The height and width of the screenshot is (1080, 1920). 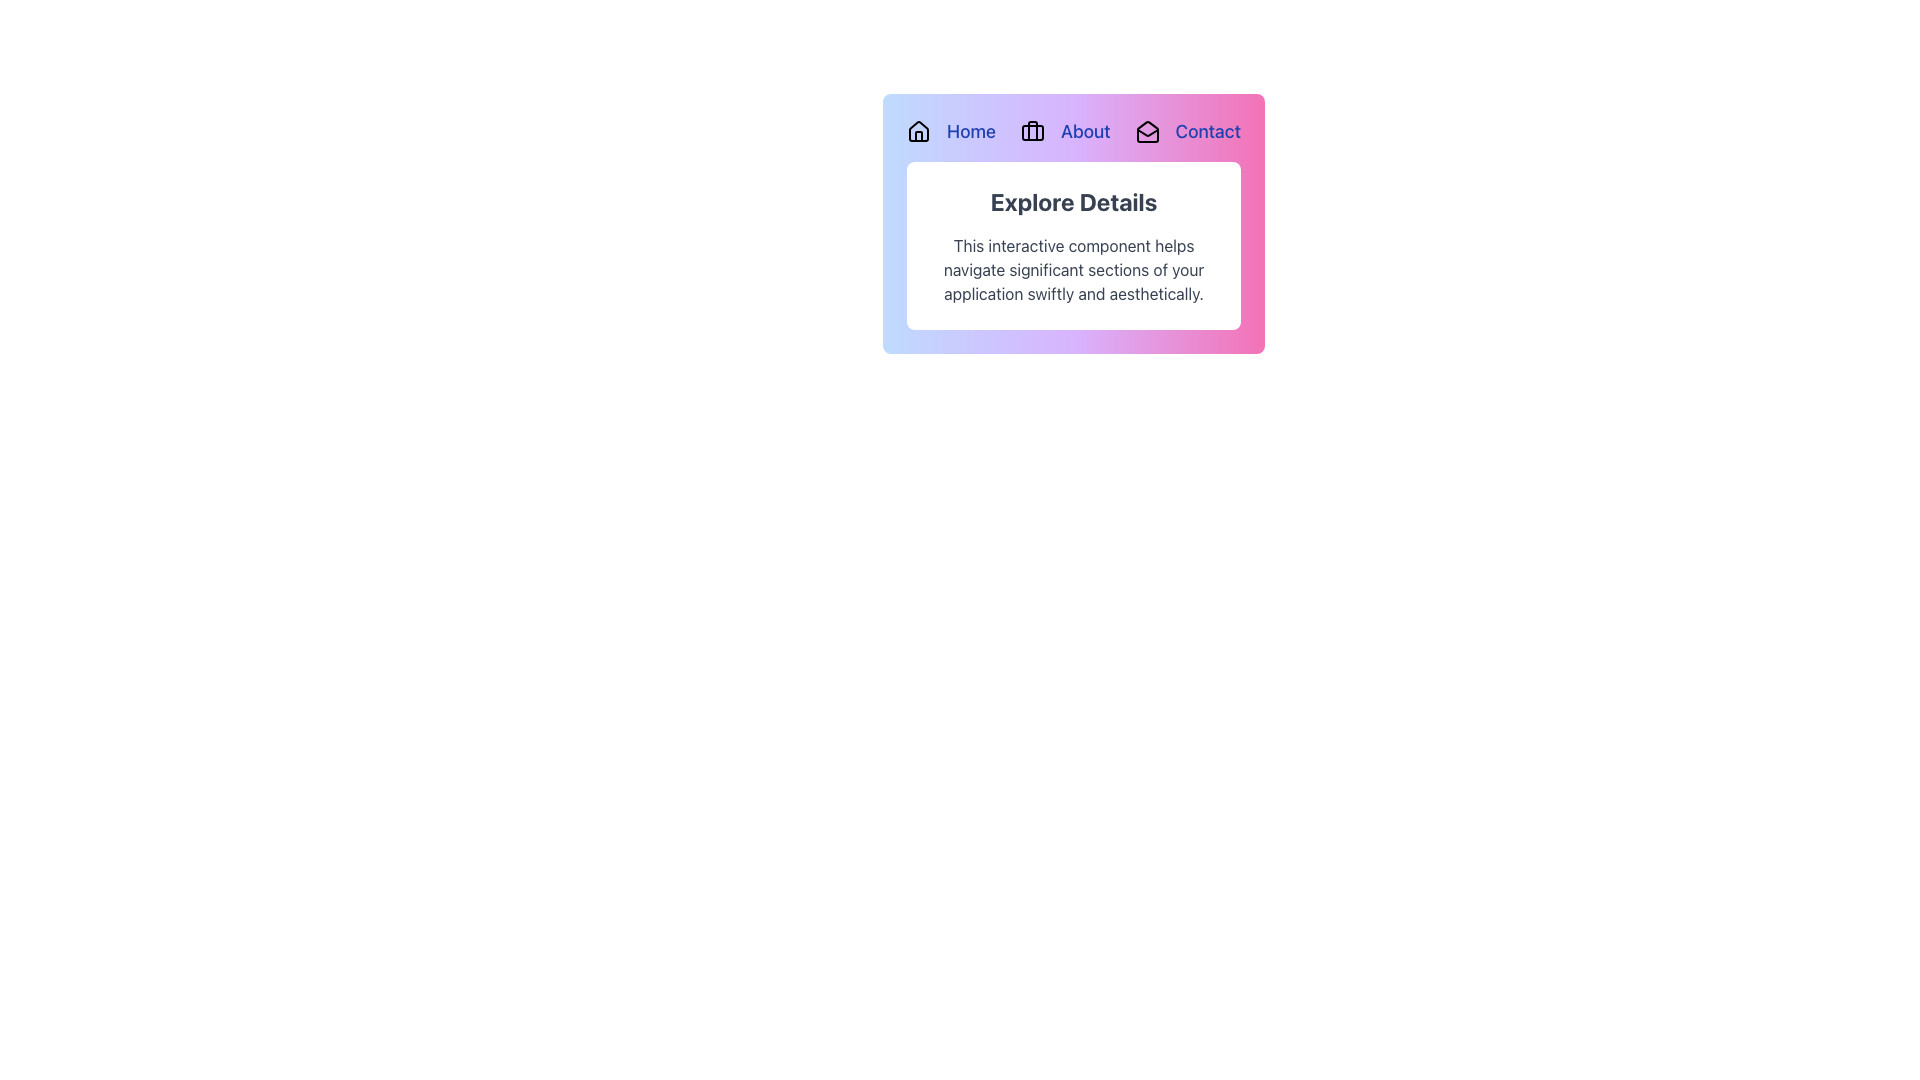 What do you see at coordinates (950, 131) in the screenshot?
I see `the 'Home' hyperlink, which is a bold, blue text navigation link positioned in the top navigation bar of a card layout` at bounding box center [950, 131].